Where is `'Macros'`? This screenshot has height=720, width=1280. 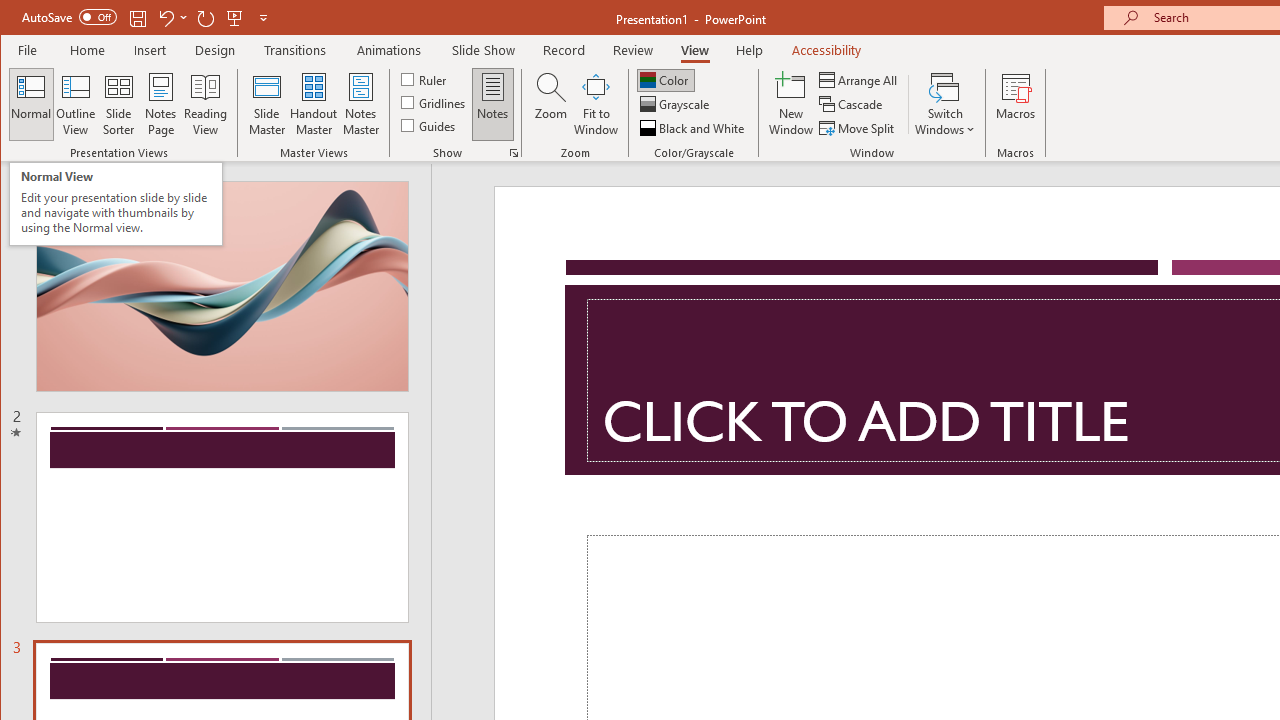 'Macros' is located at coordinates (1016, 104).